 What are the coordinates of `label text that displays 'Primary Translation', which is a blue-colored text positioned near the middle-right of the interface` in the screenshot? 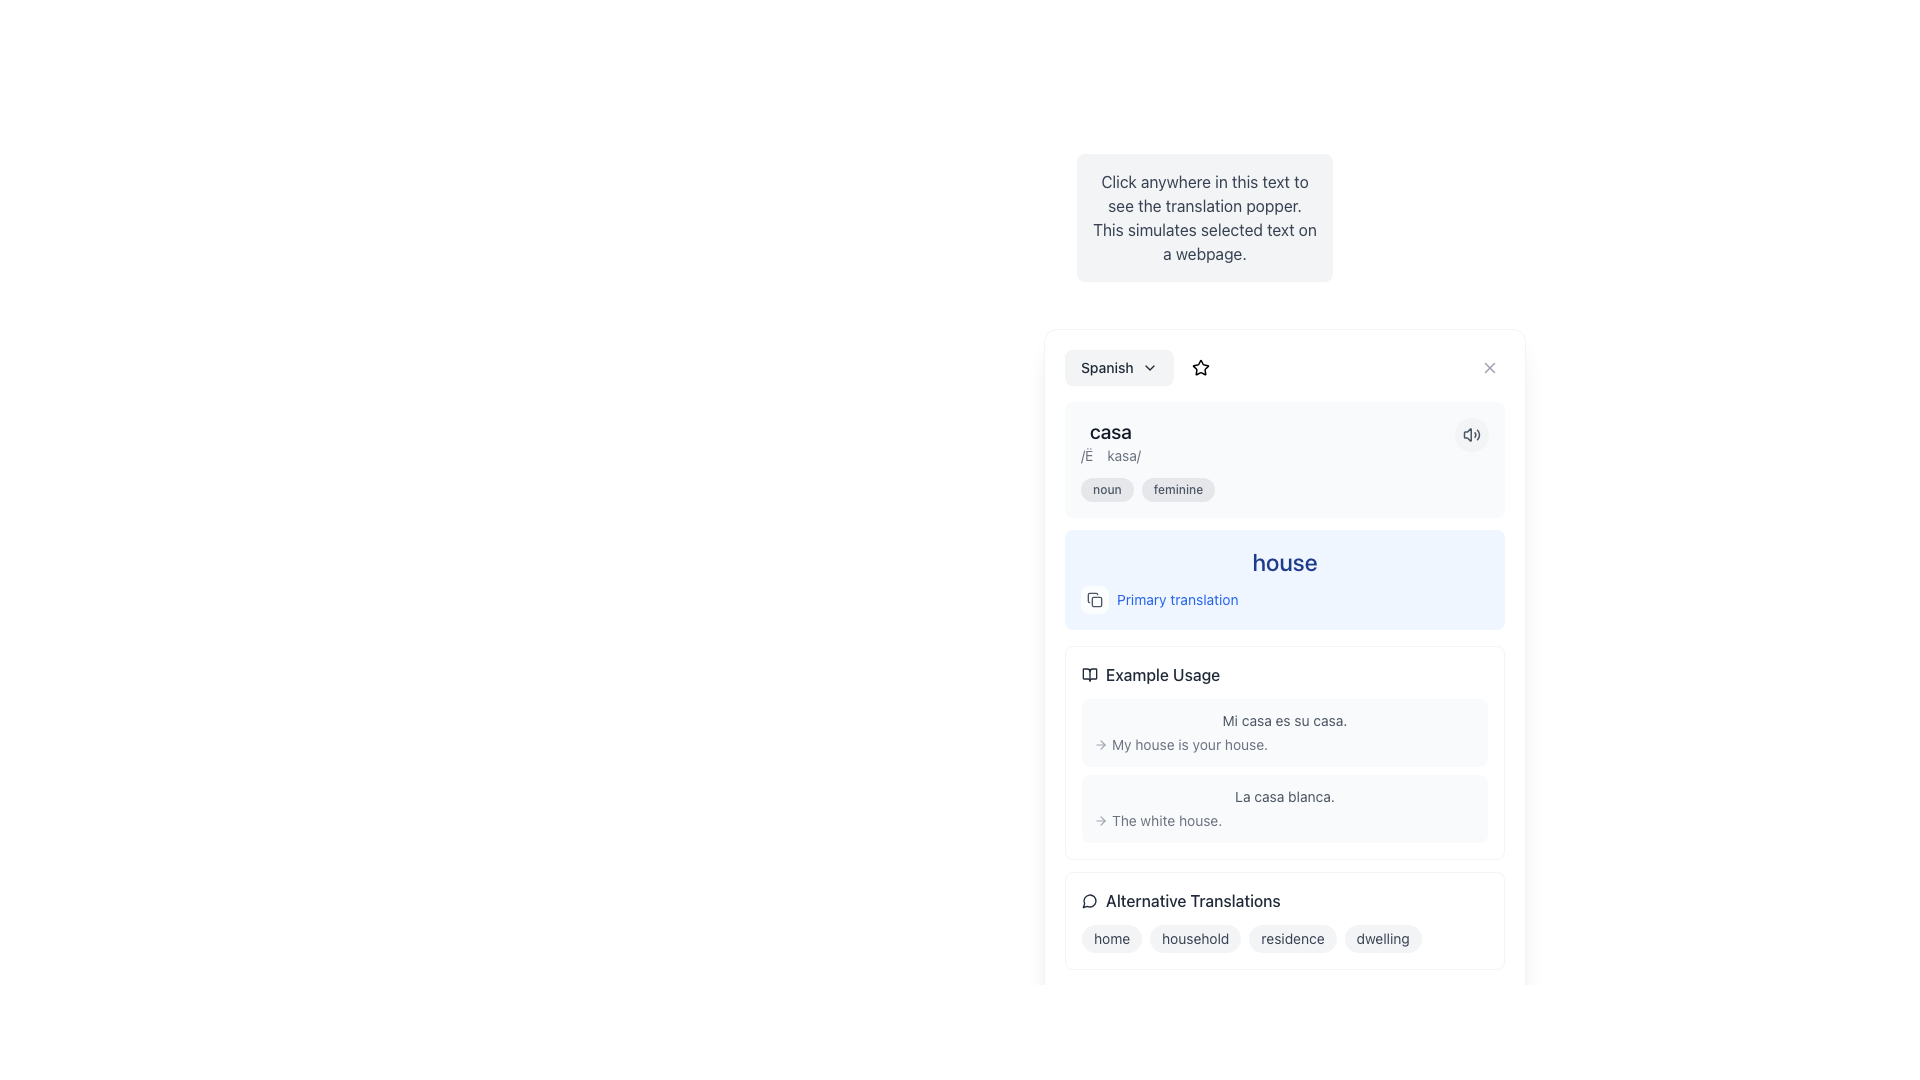 It's located at (1177, 599).